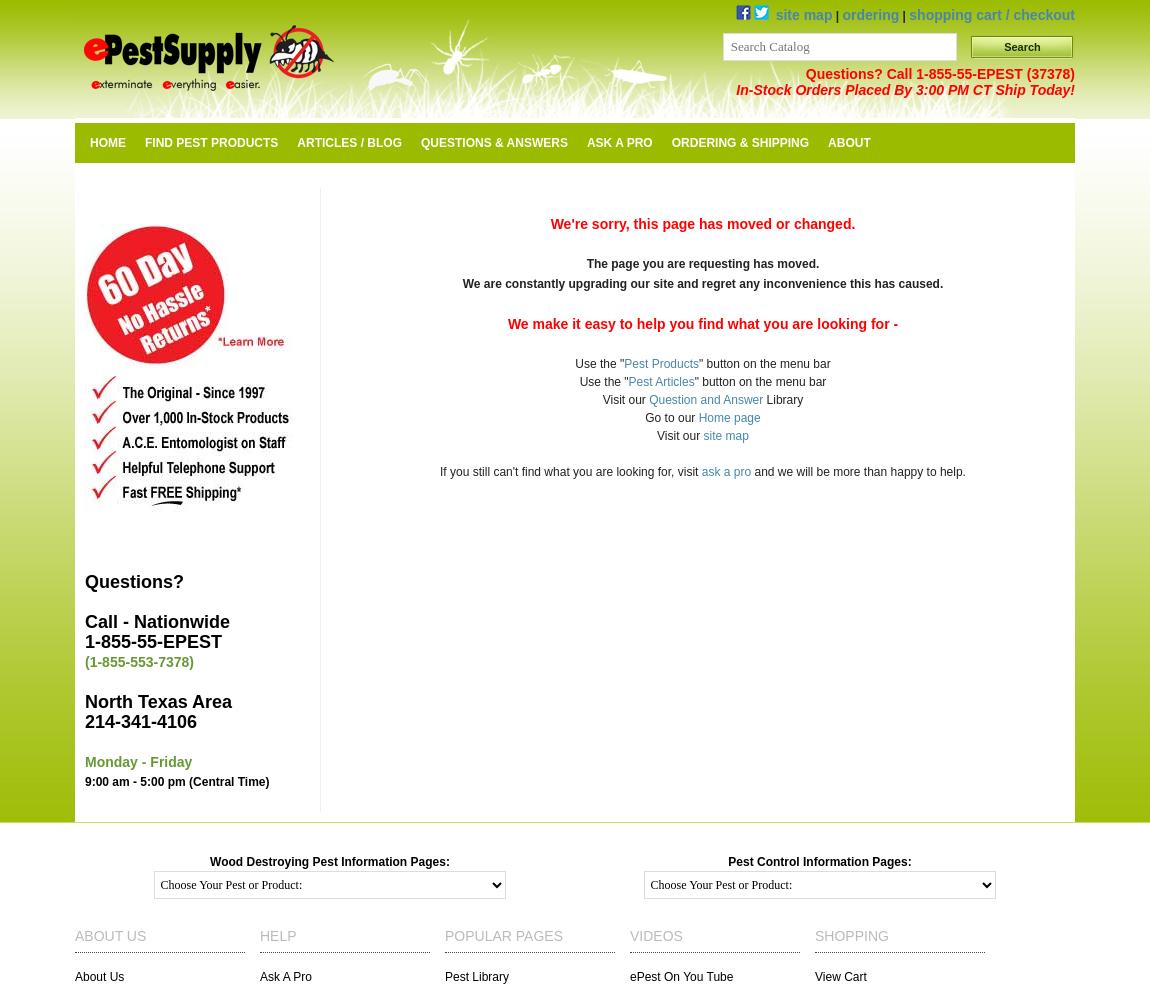  I want to click on 'View Cart', so click(839, 976).